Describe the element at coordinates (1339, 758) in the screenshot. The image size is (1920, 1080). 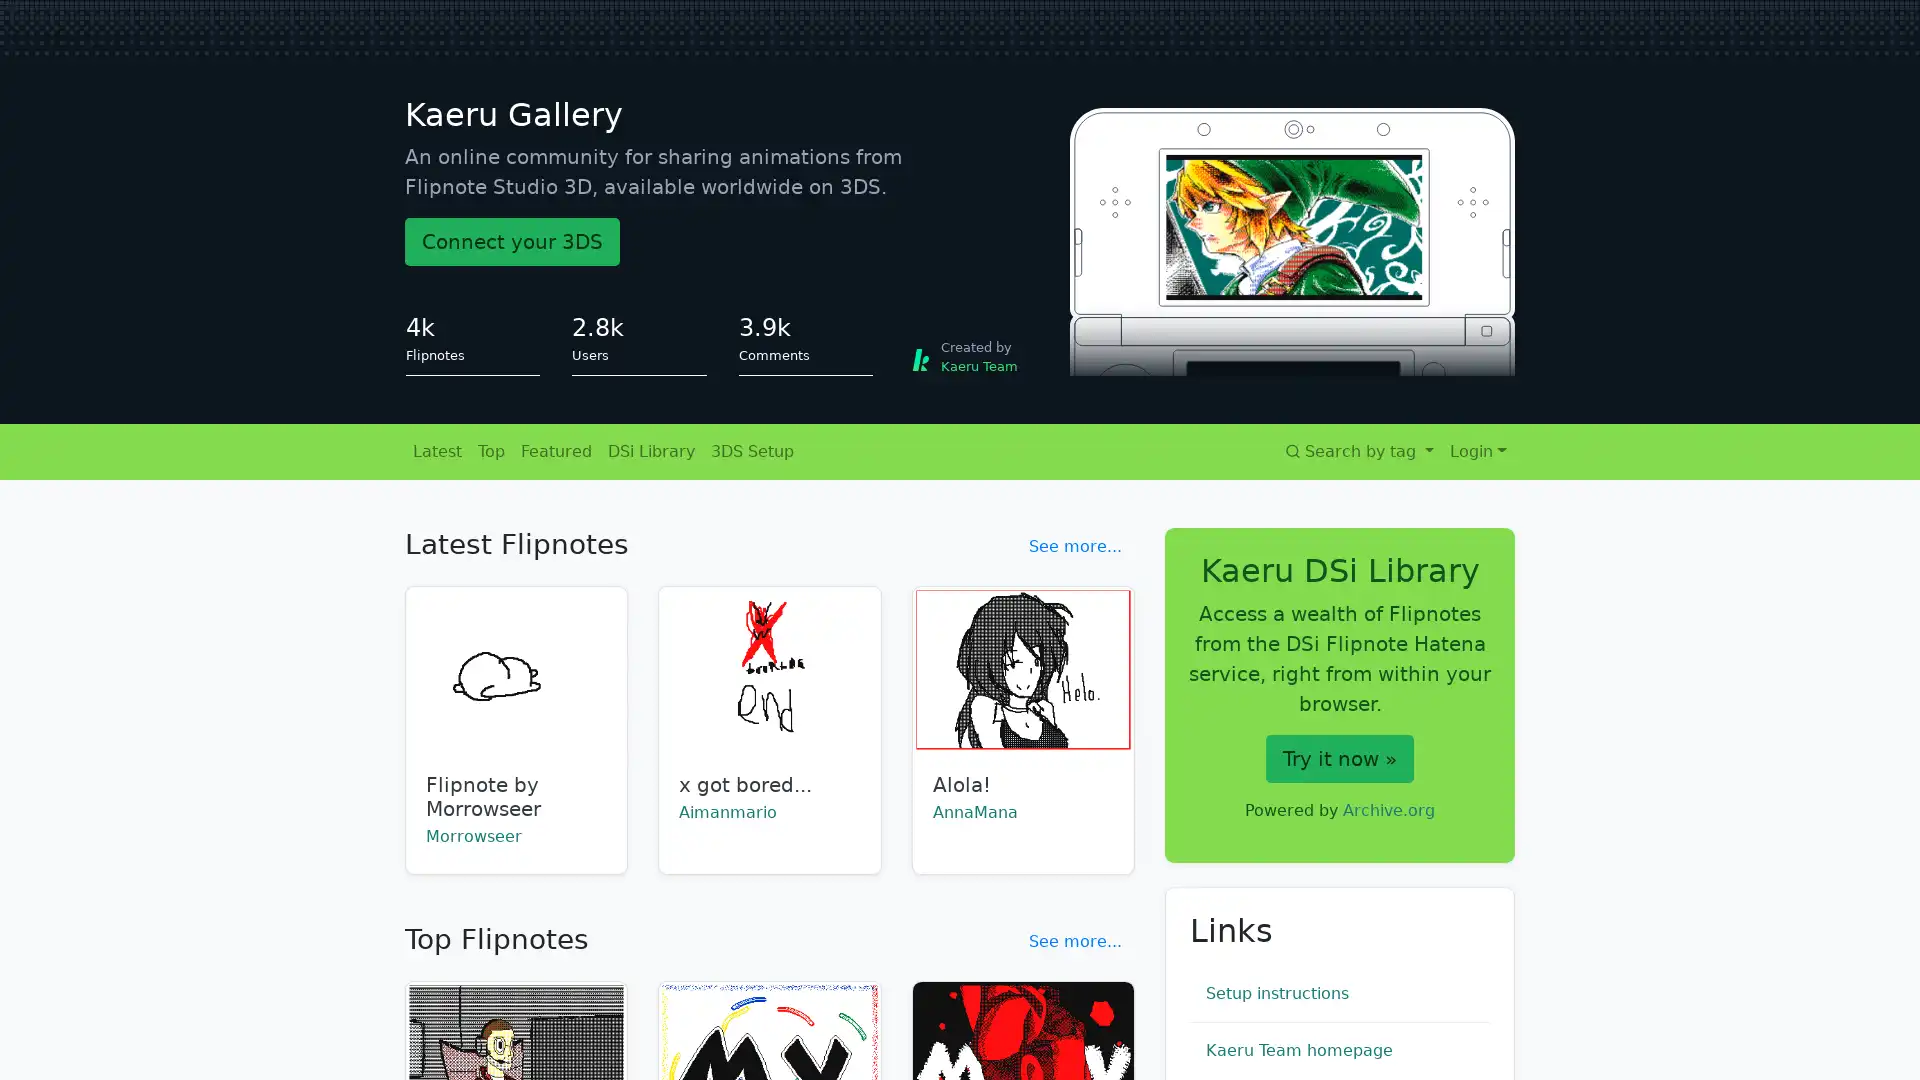
I see `Try it now` at that location.